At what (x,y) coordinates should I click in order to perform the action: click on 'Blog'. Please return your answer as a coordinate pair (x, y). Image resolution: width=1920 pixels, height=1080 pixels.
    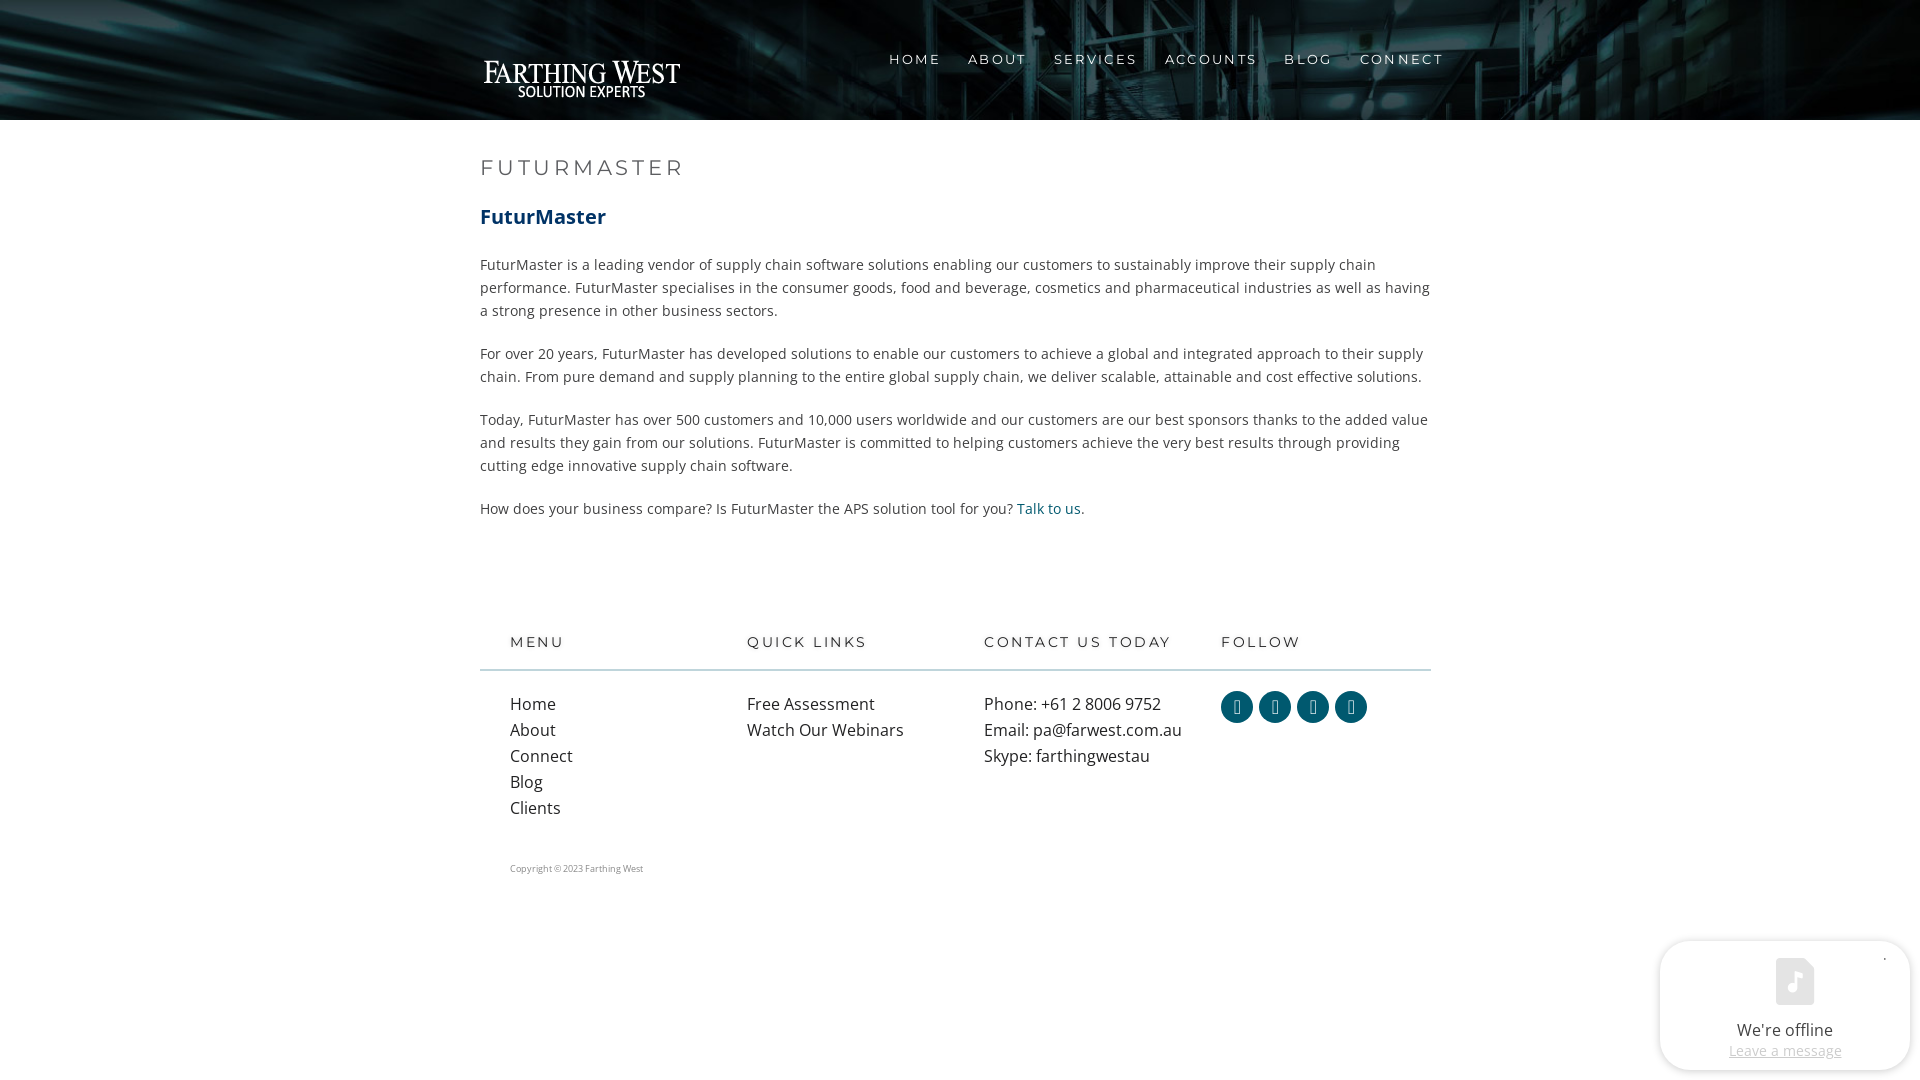
    Looking at the image, I should click on (526, 781).